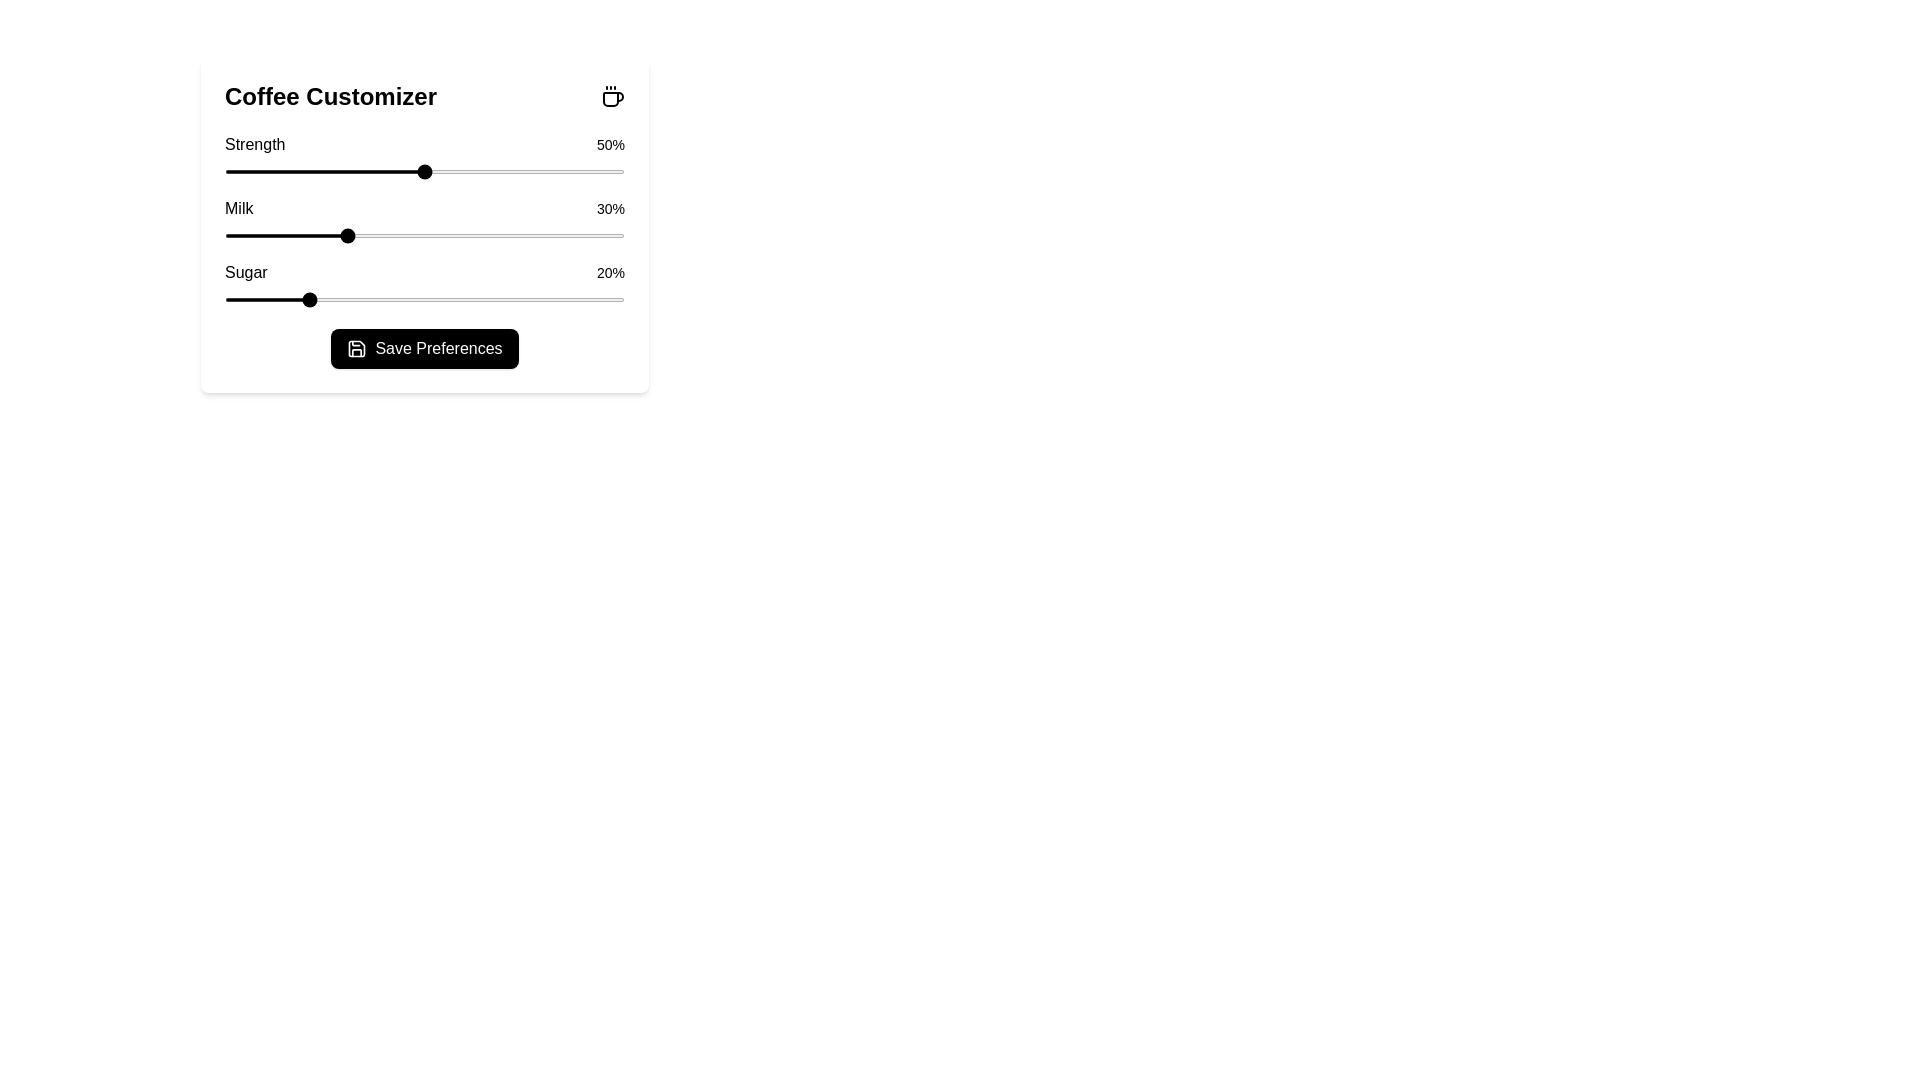  Describe the element at coordinates (245, 273) in the screenshot. I see `the text label reading 'Sugar' in the 'Coffee Customizer' section, which is displayed in black with medium font weight` at that location.